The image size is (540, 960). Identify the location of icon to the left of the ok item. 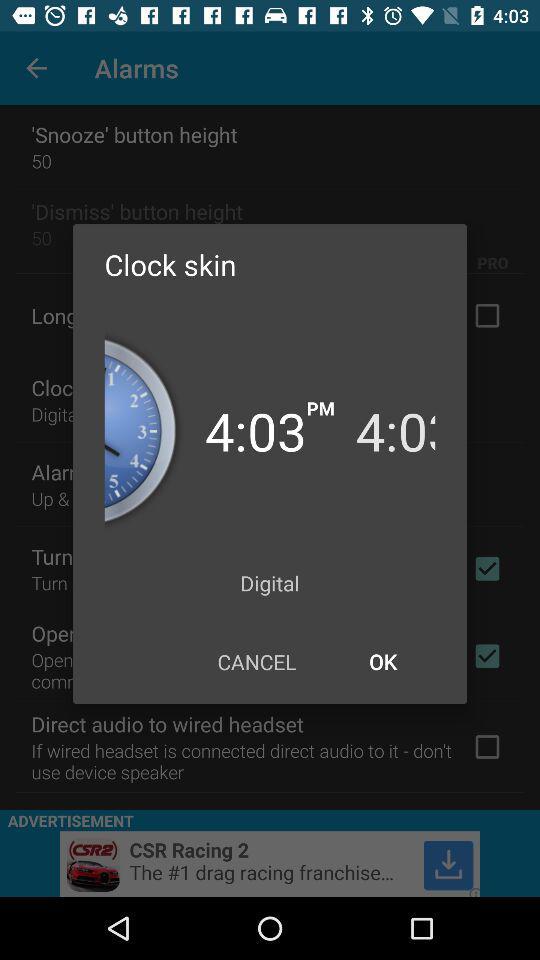
(256, 661).